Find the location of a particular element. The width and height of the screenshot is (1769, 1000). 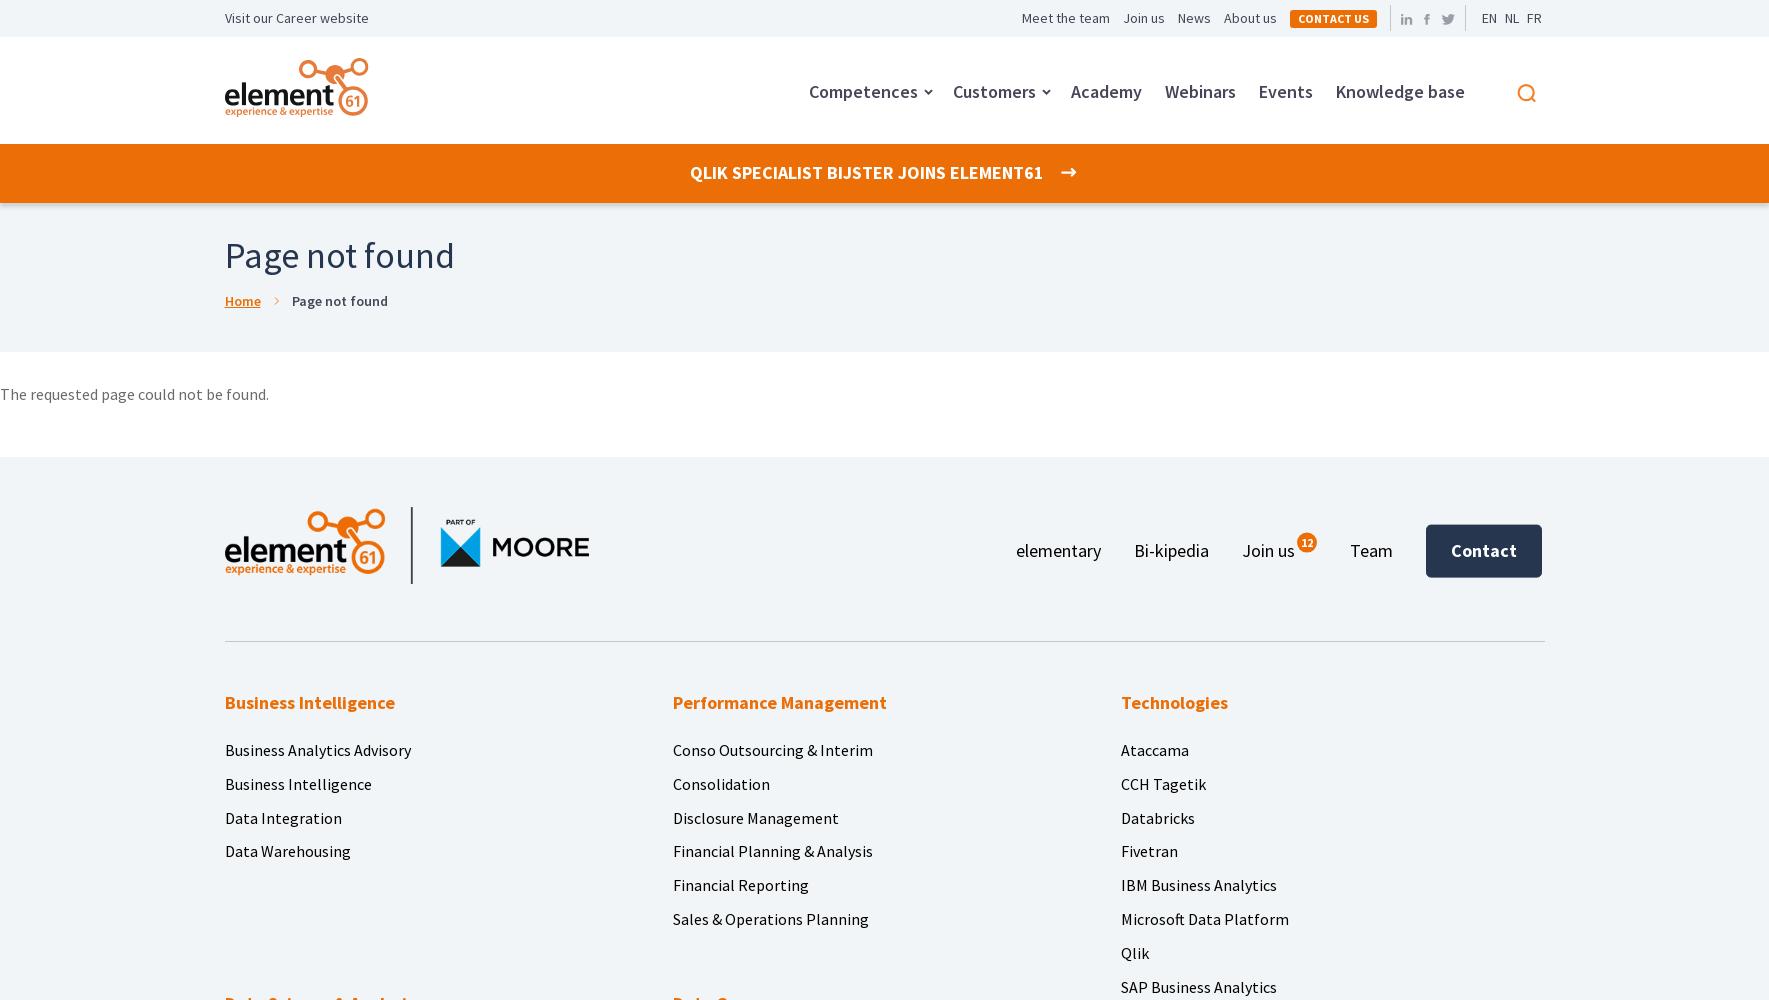

'The requested page could not be found.' is located at coordinates (133, 393).